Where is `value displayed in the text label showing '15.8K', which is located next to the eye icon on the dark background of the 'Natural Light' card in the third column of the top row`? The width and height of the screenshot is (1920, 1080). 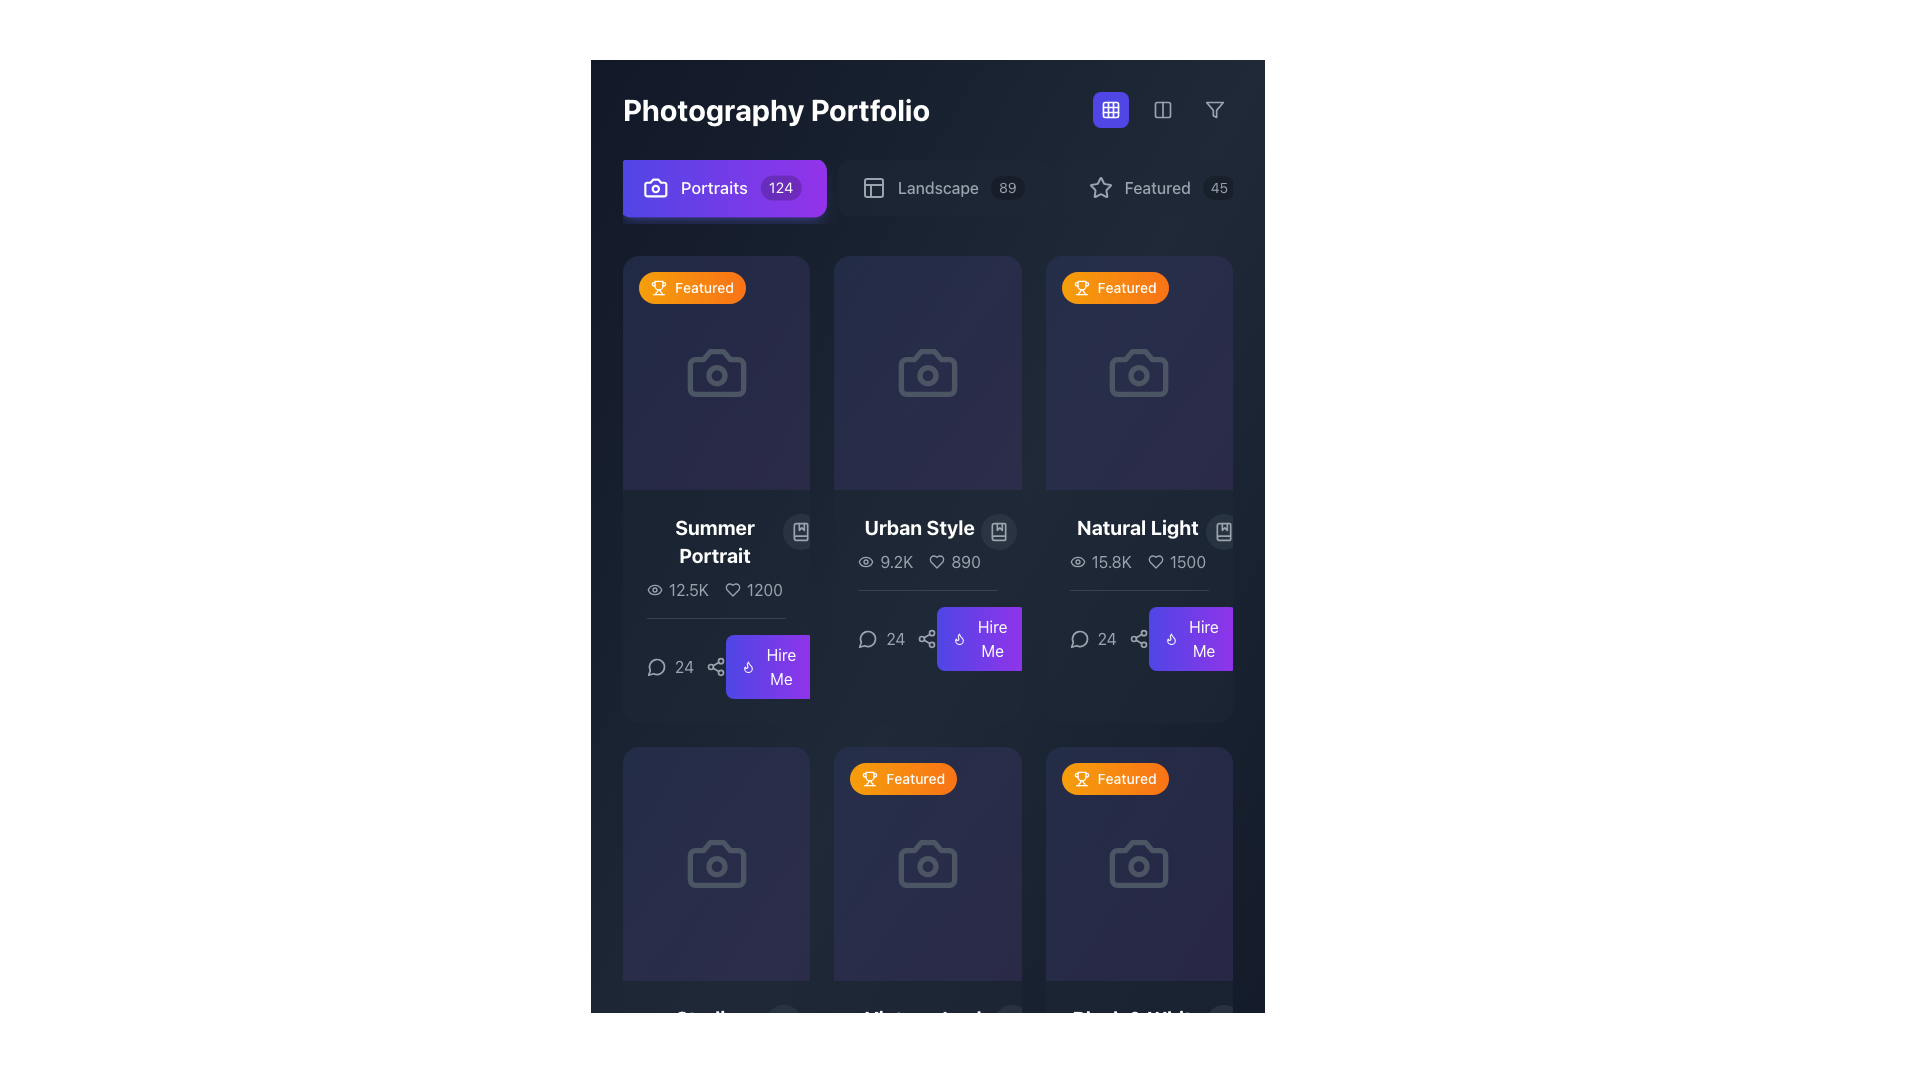
value displayed in the text label showing '15.8K', which is located next to the eye icon on the dark background of the 'Natural Light' card in the third column of the top row is located at coordinates (1110, 562).